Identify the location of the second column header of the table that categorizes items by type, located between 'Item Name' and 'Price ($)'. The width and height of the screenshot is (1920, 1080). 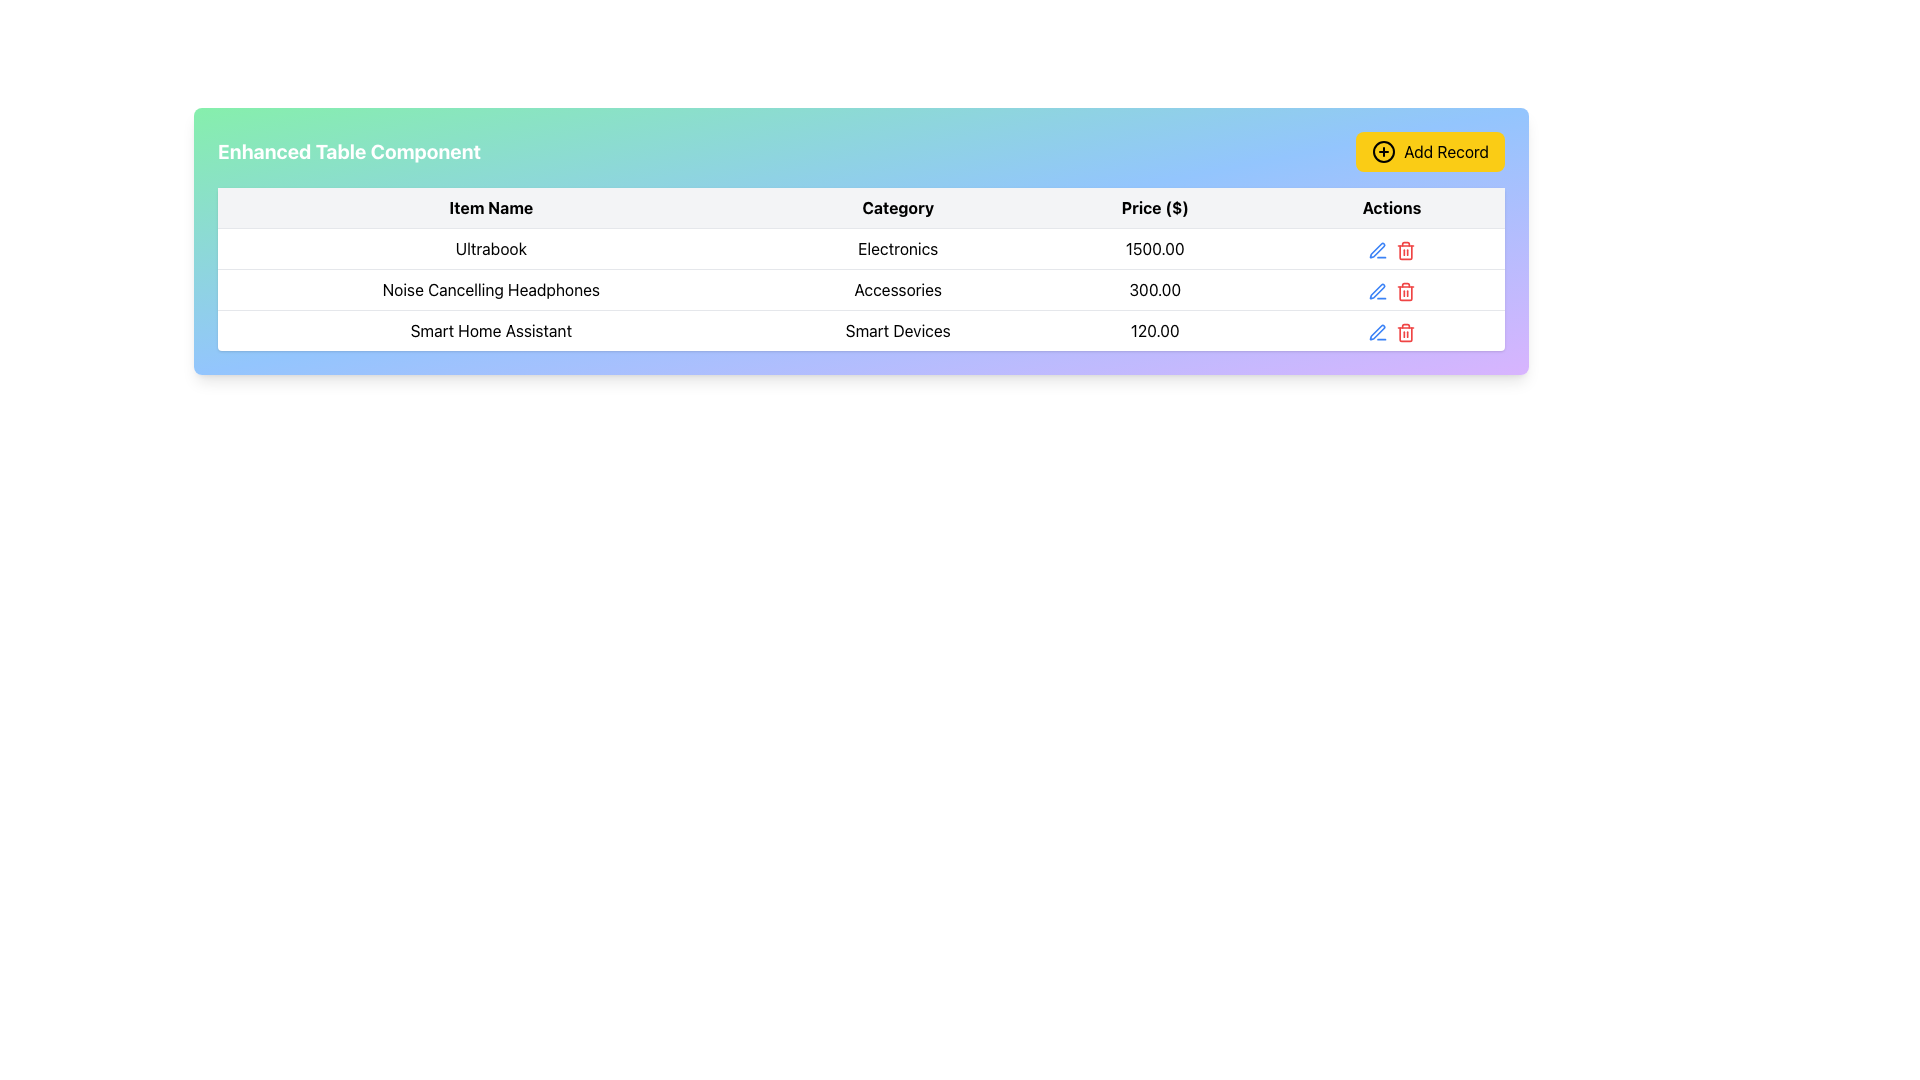
(897, 208).